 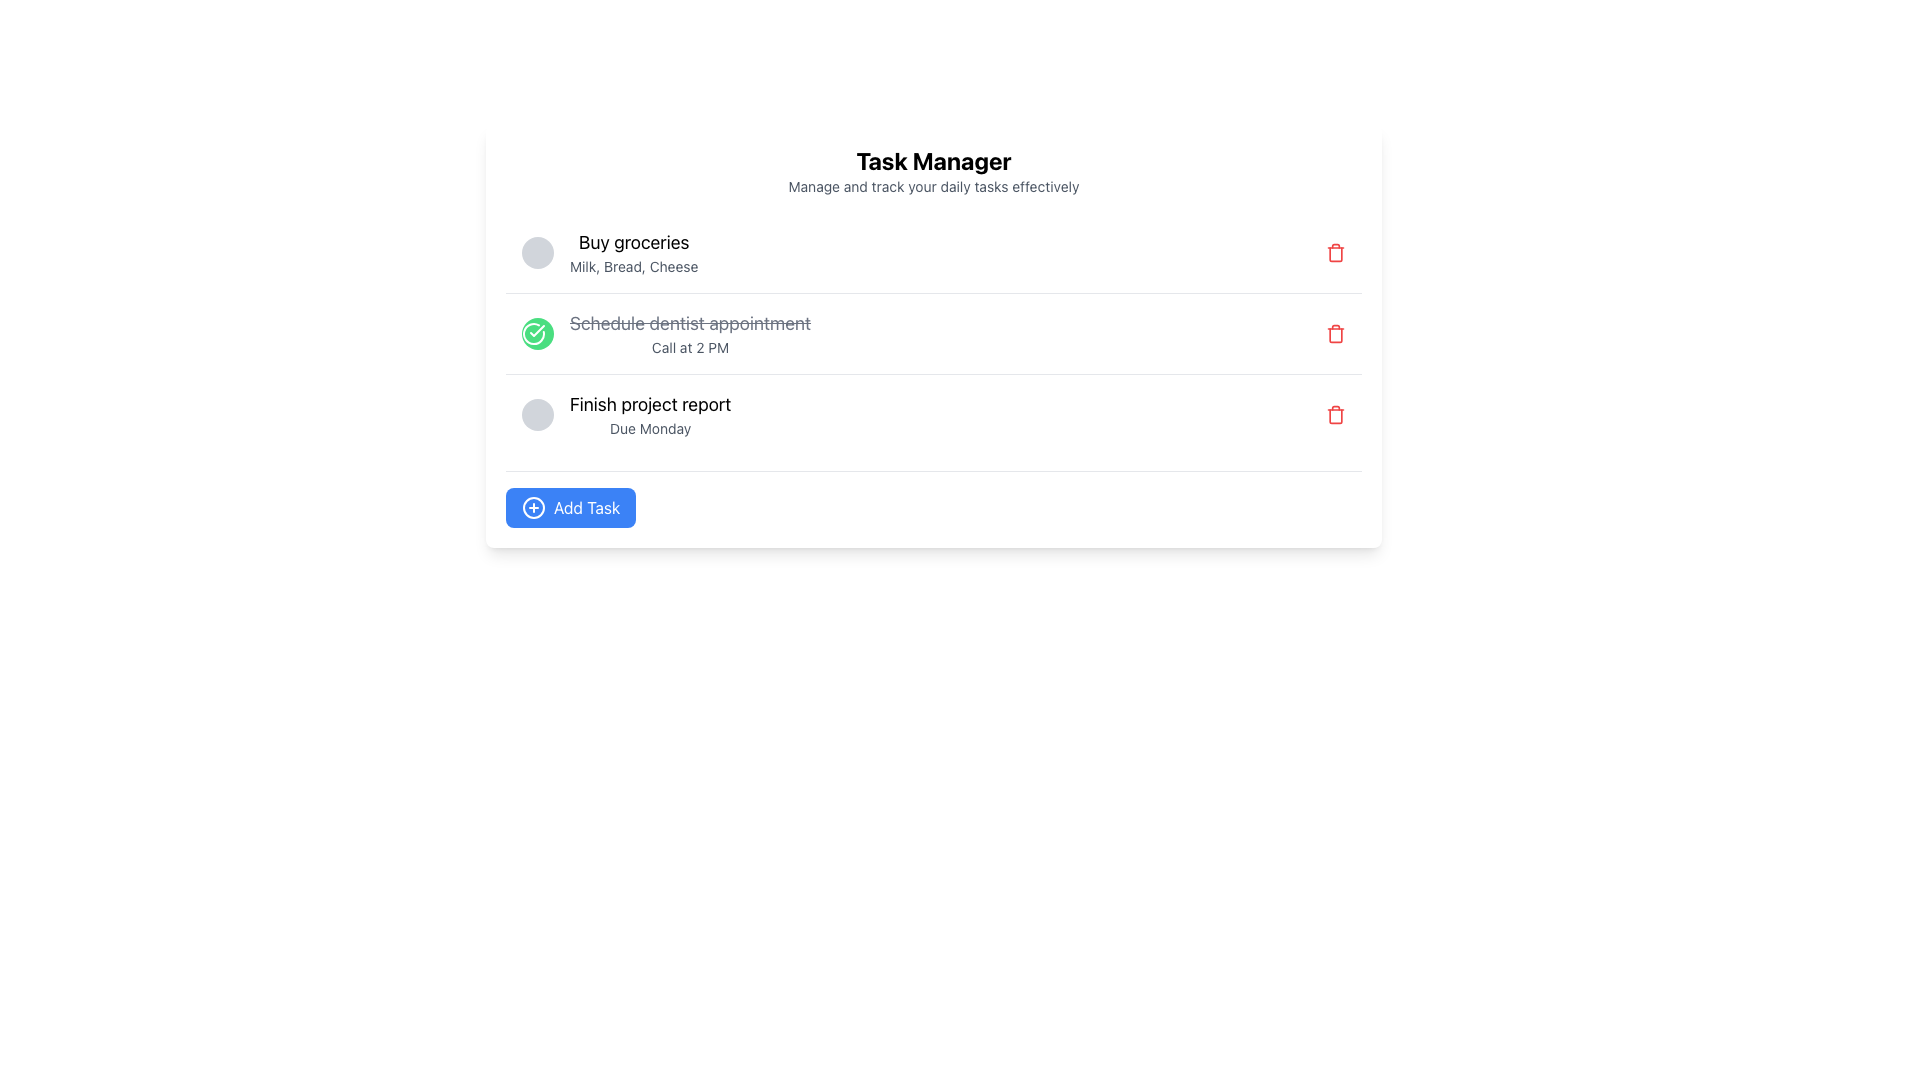 I want to click on the circular SVG icon with a checkmark inside, which is white on a green circular background, located to the left of the text 'Schedule dentist appointment', so click(x=533, y=333).